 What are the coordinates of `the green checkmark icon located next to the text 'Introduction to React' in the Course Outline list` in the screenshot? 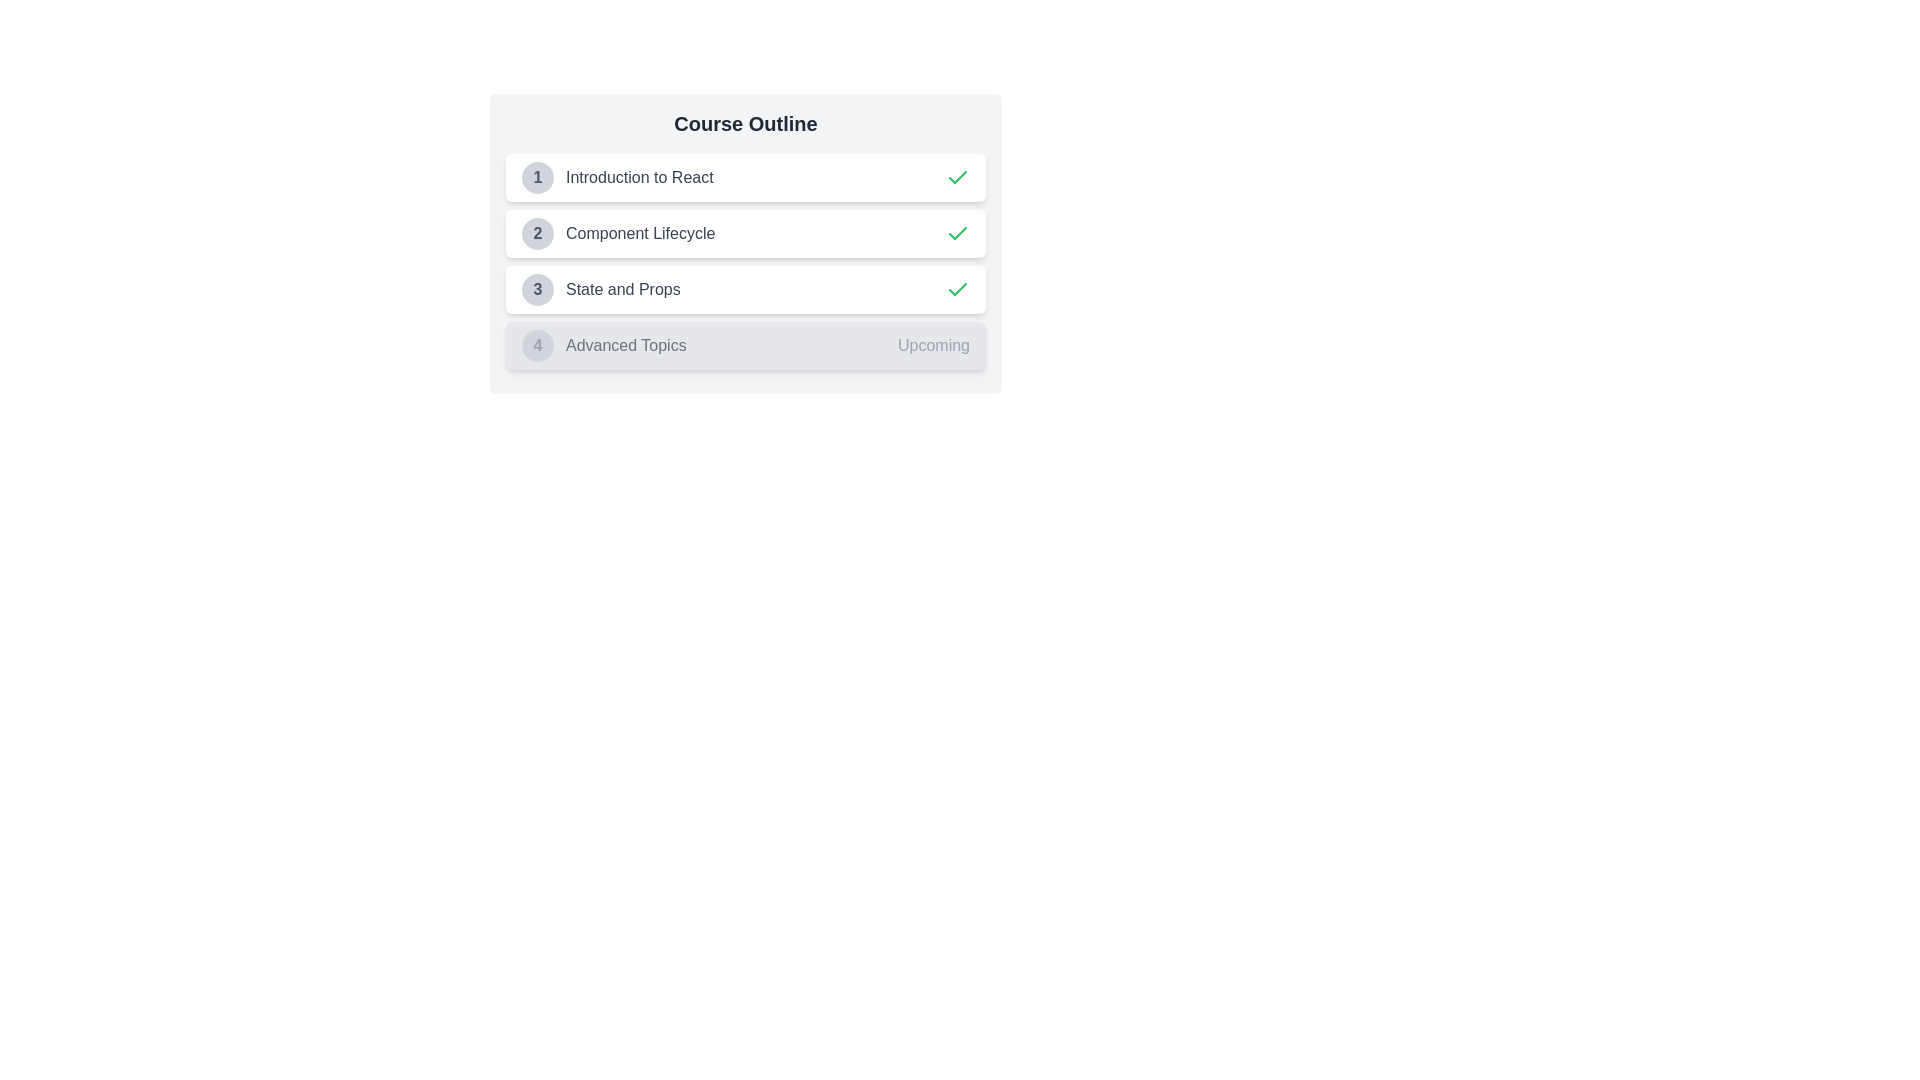 It's located at (957, 176).